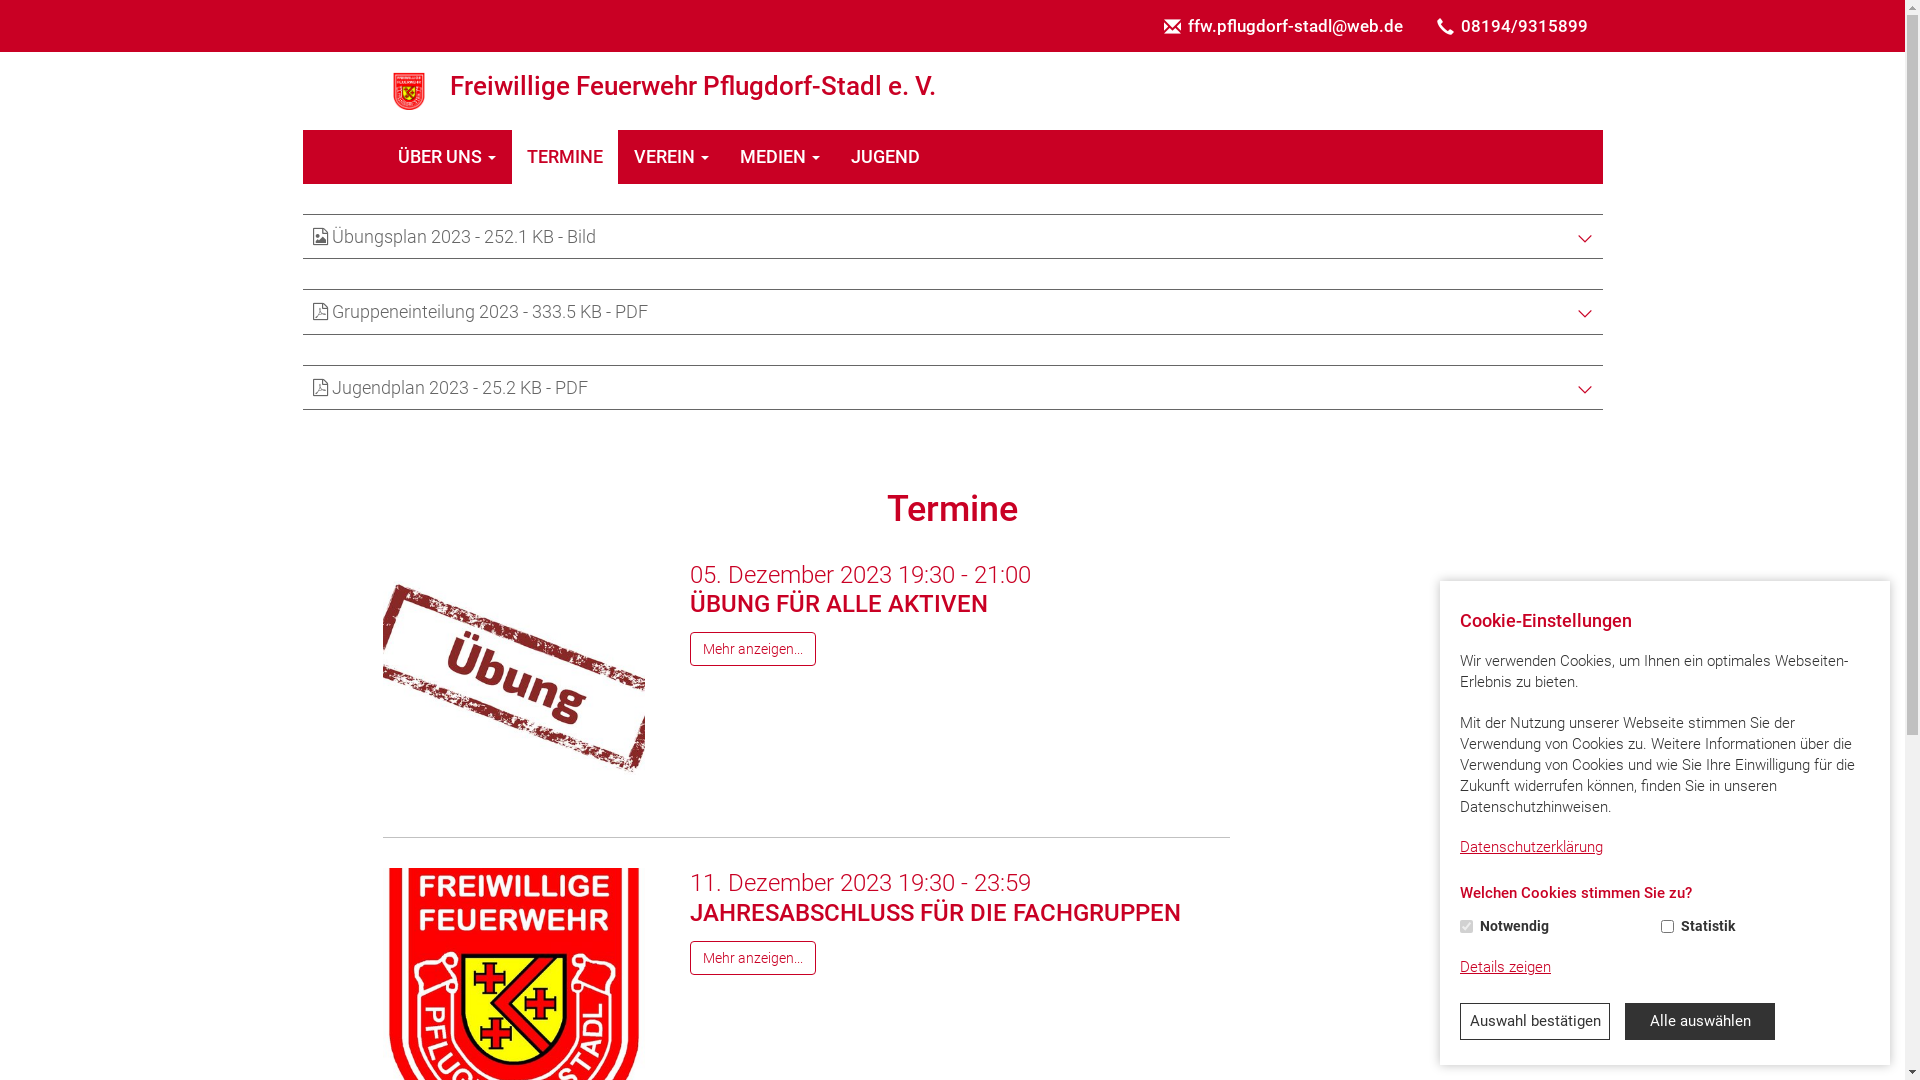 Image resolution: width=1920 pixels, height=1080 pixels. What do you see at coordinates (885, 156) in the screenshot?
I see `'JUGEND'` at bounding box center [885, 156].